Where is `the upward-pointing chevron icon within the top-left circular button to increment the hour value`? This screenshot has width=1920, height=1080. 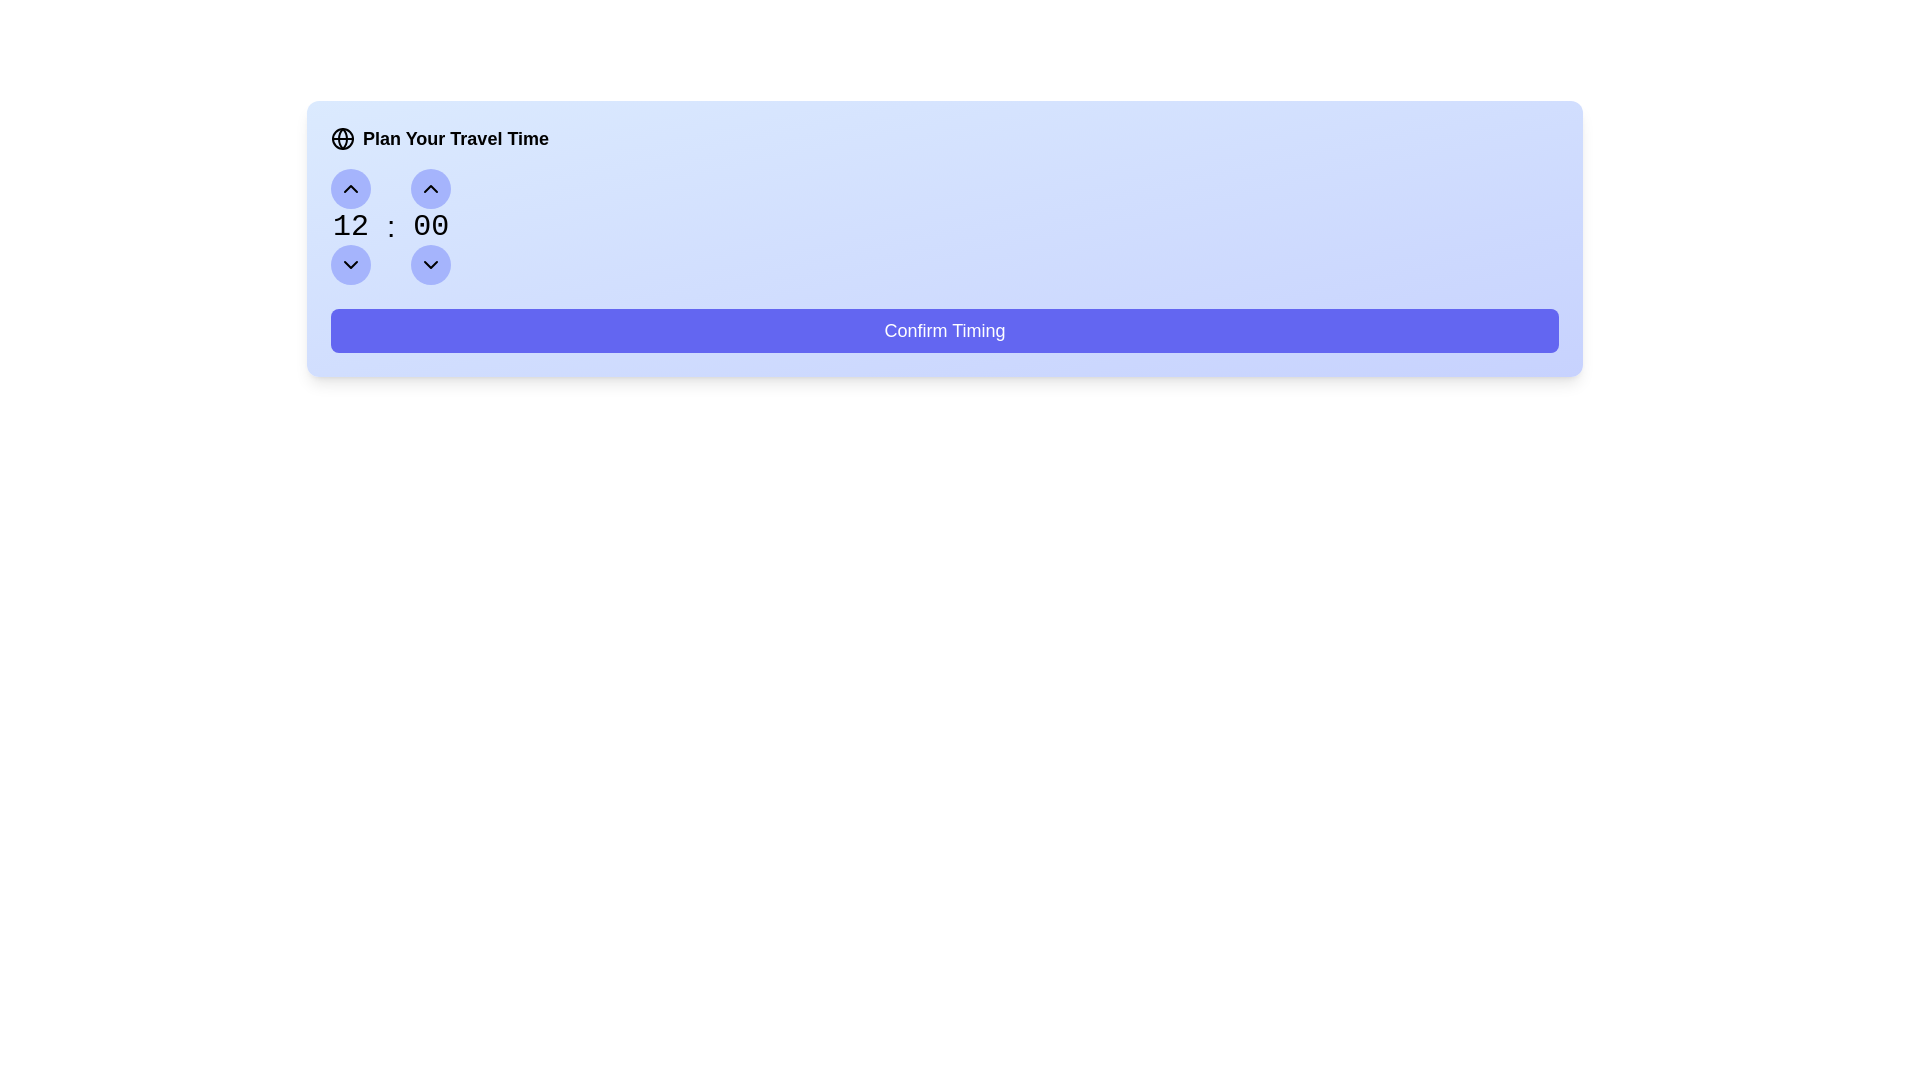
the upward-pointing chevron icon within the top-left circular button to increment the hour value is located at coordinates (350, 189).